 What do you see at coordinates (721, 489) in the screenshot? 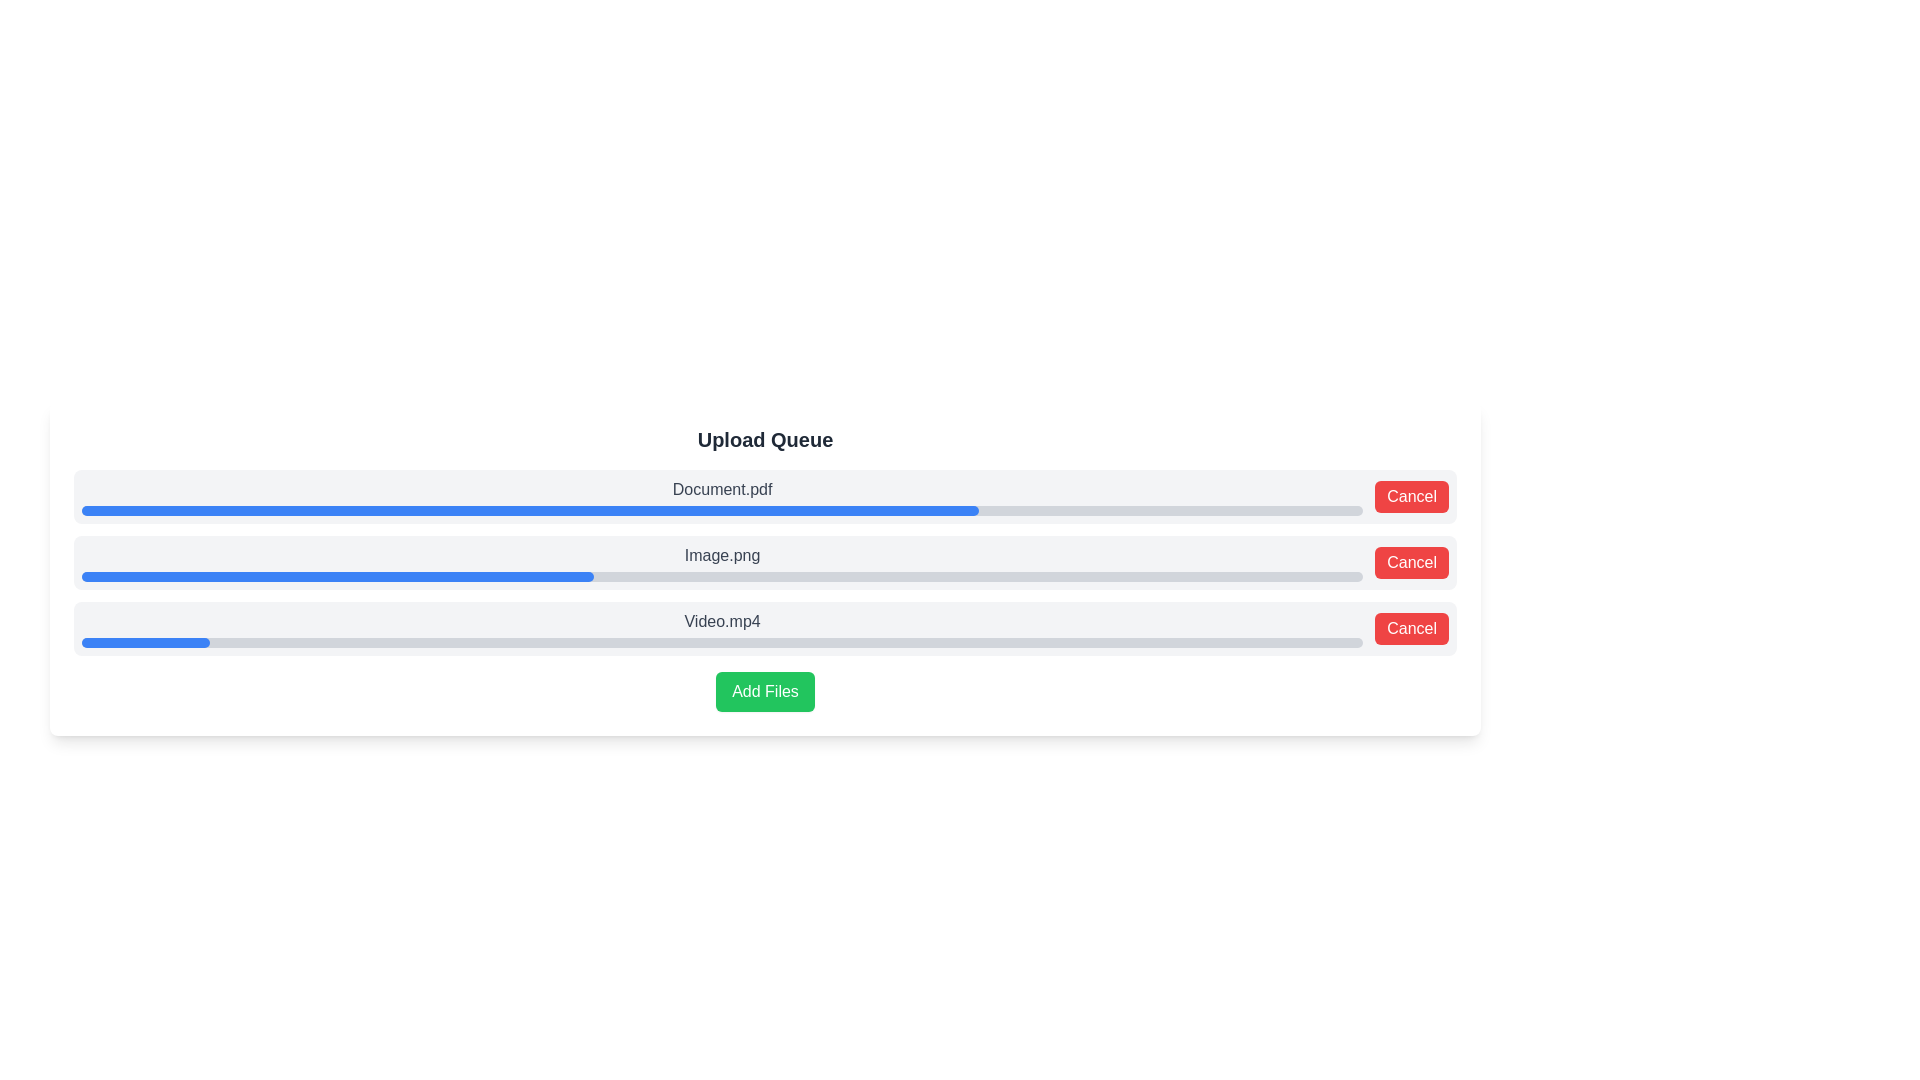
I see `the text label displaying 'Document.pdf' which is positioned above the progress bar in the 'Upload Queue'` at bounding box center [721, 489].